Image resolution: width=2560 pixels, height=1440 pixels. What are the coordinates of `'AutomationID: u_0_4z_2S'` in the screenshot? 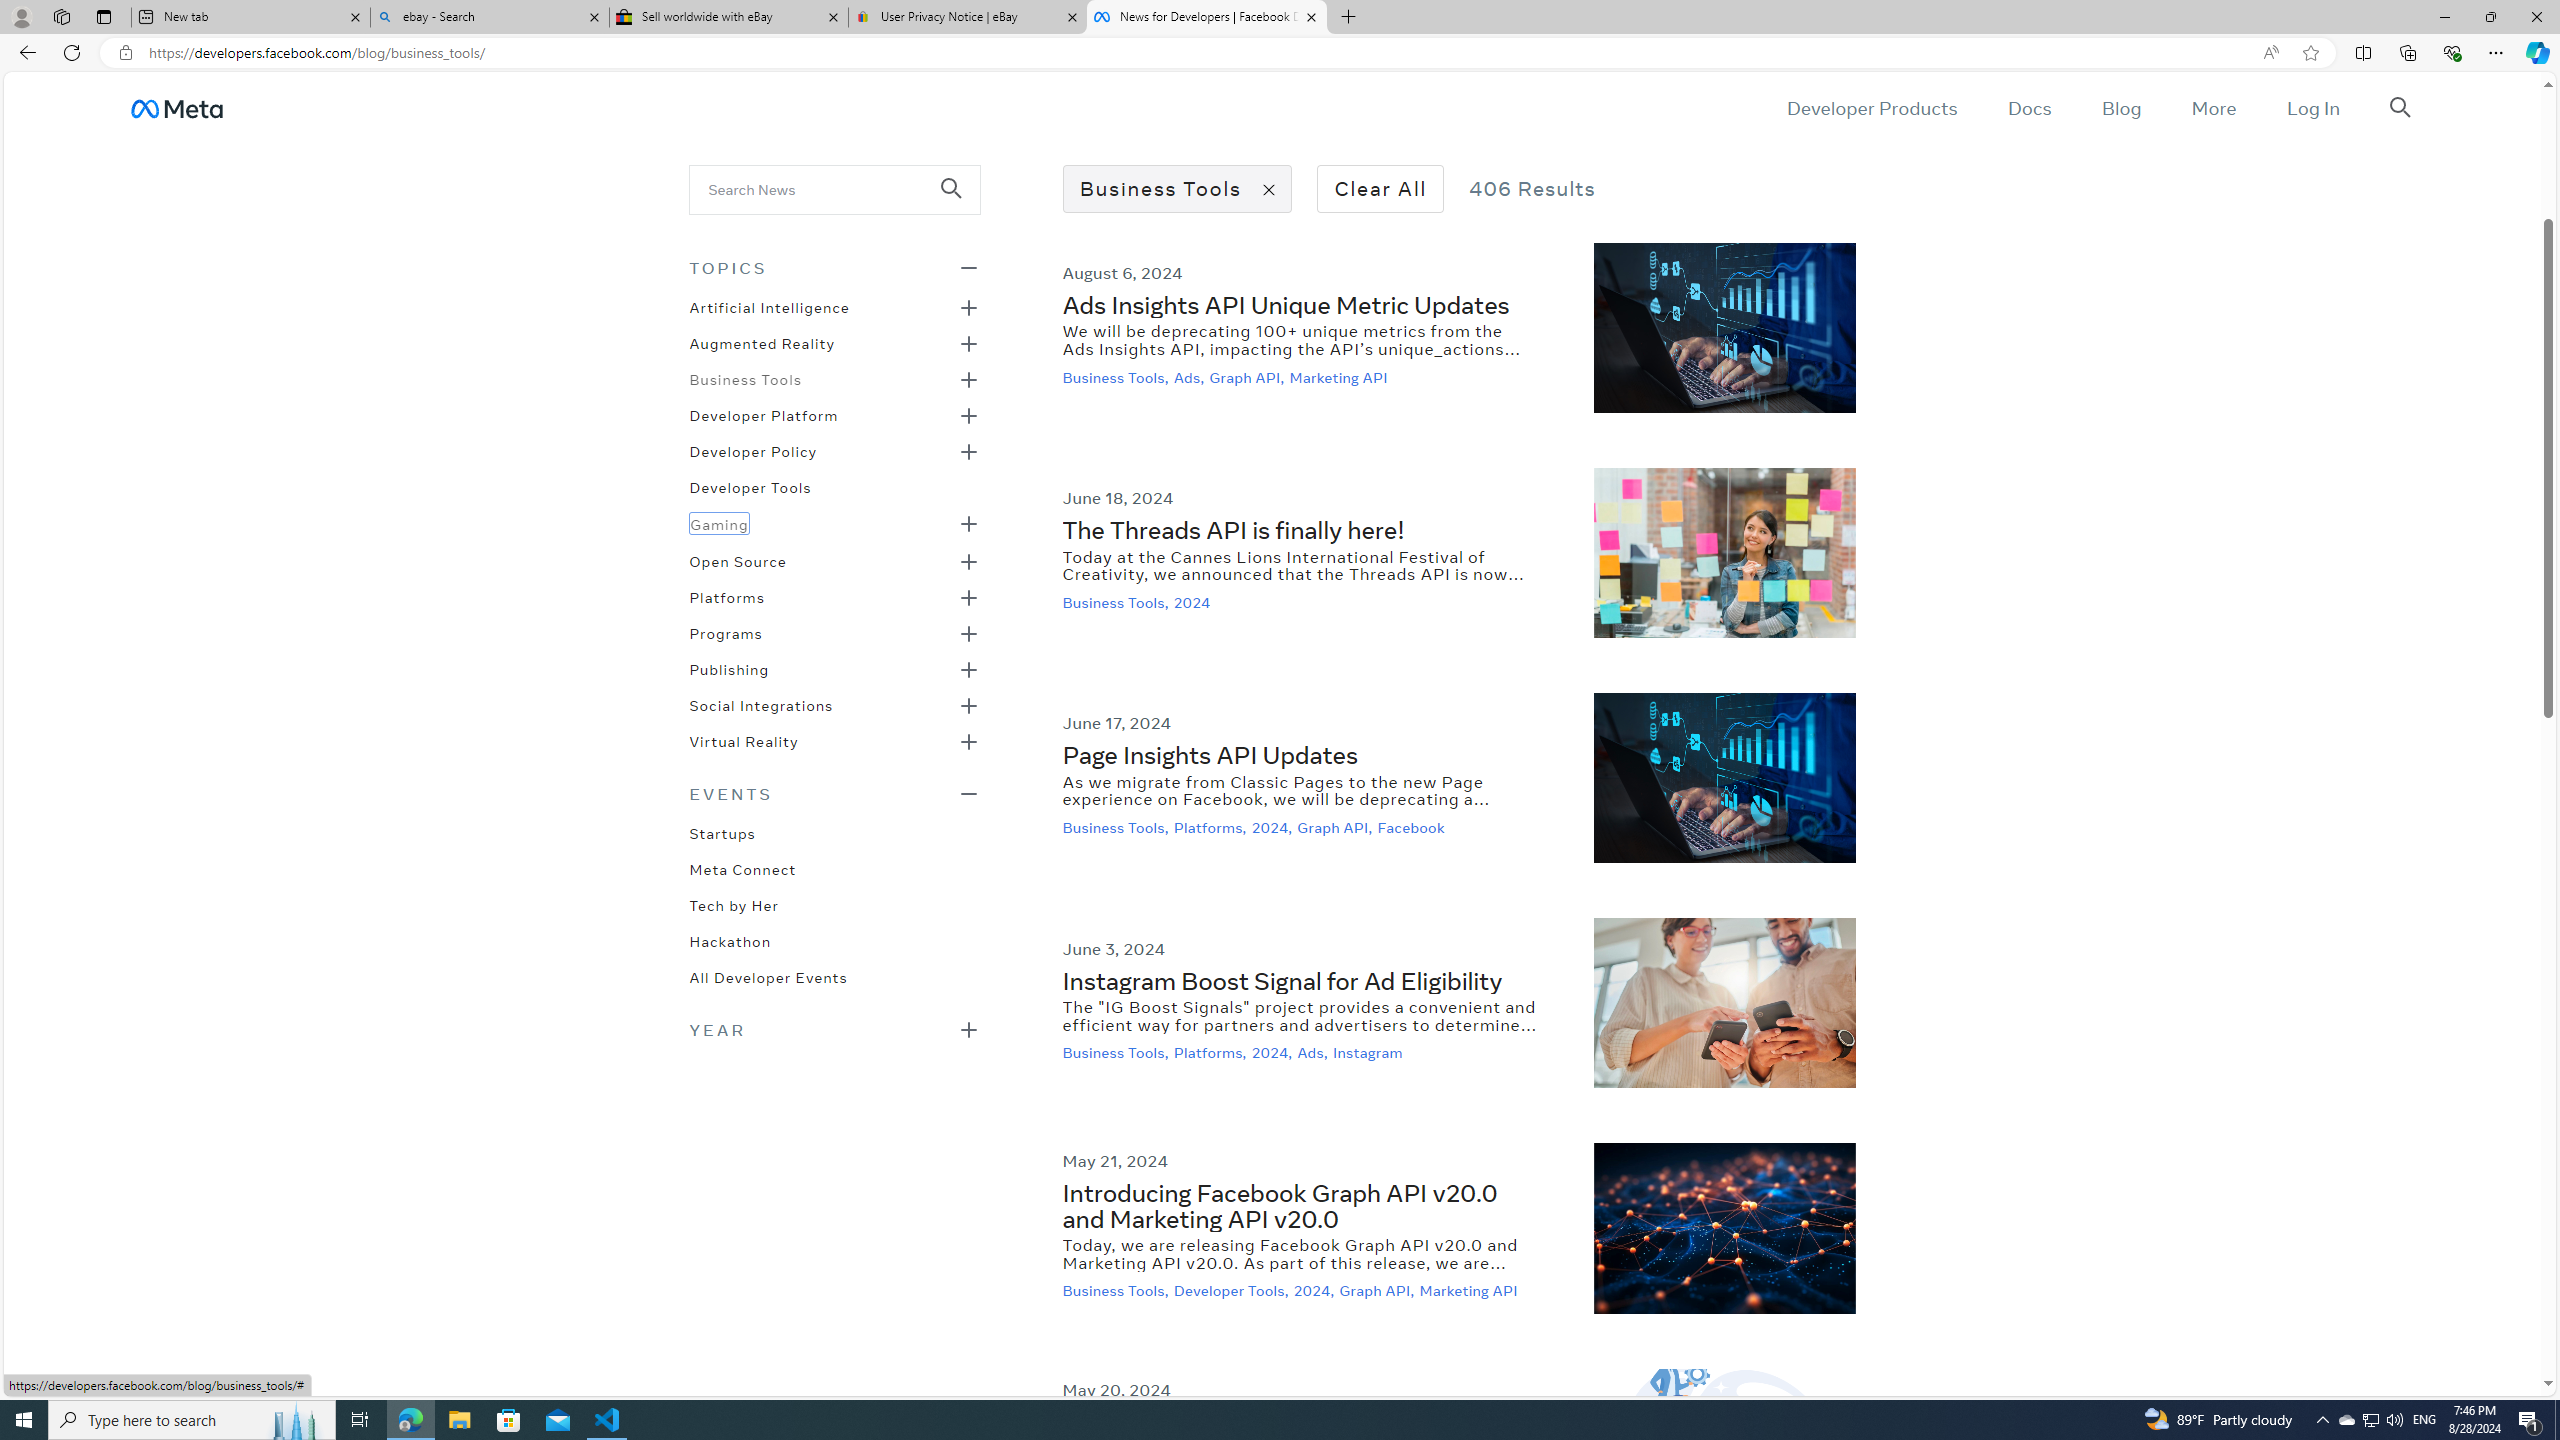 It's located at (175, 107).